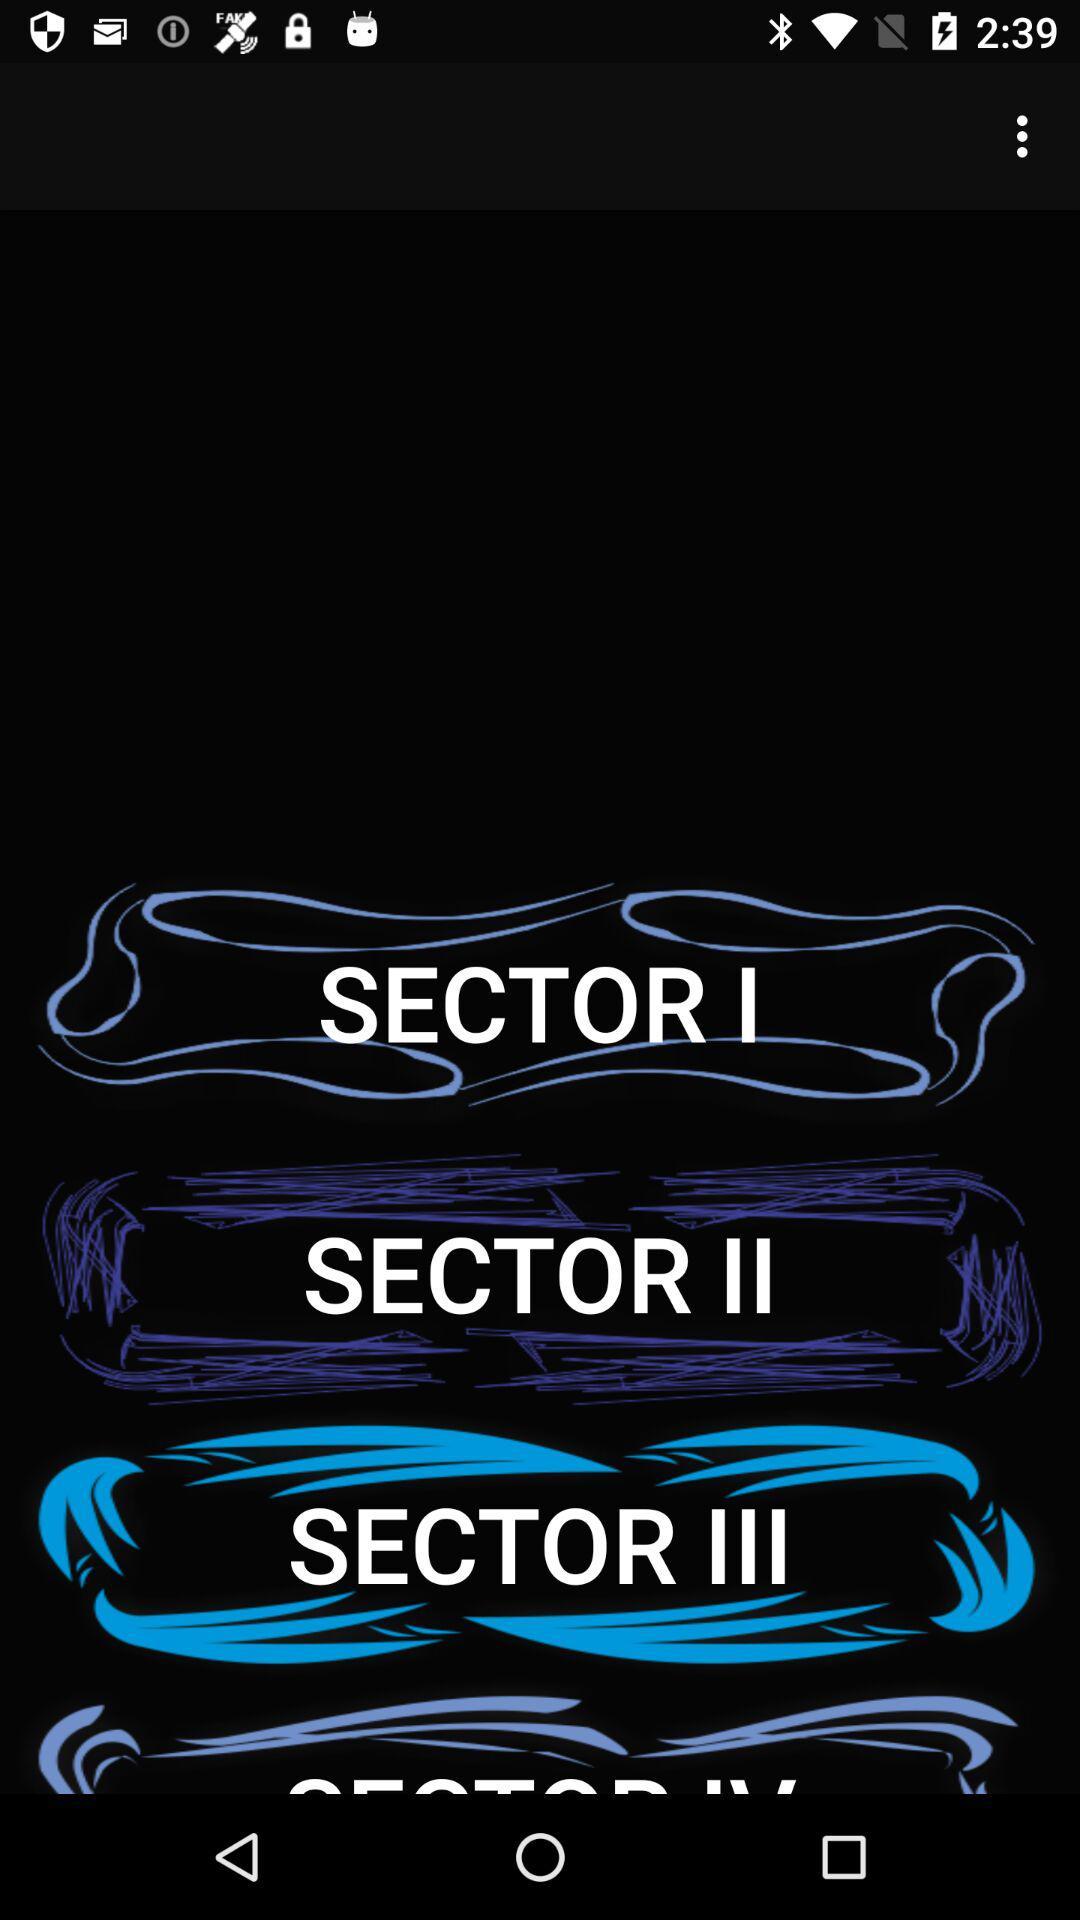 The height and width of the screenshot is (1920, 1080). I want to click on icon above the sector iv icon, so click(540, 1542).